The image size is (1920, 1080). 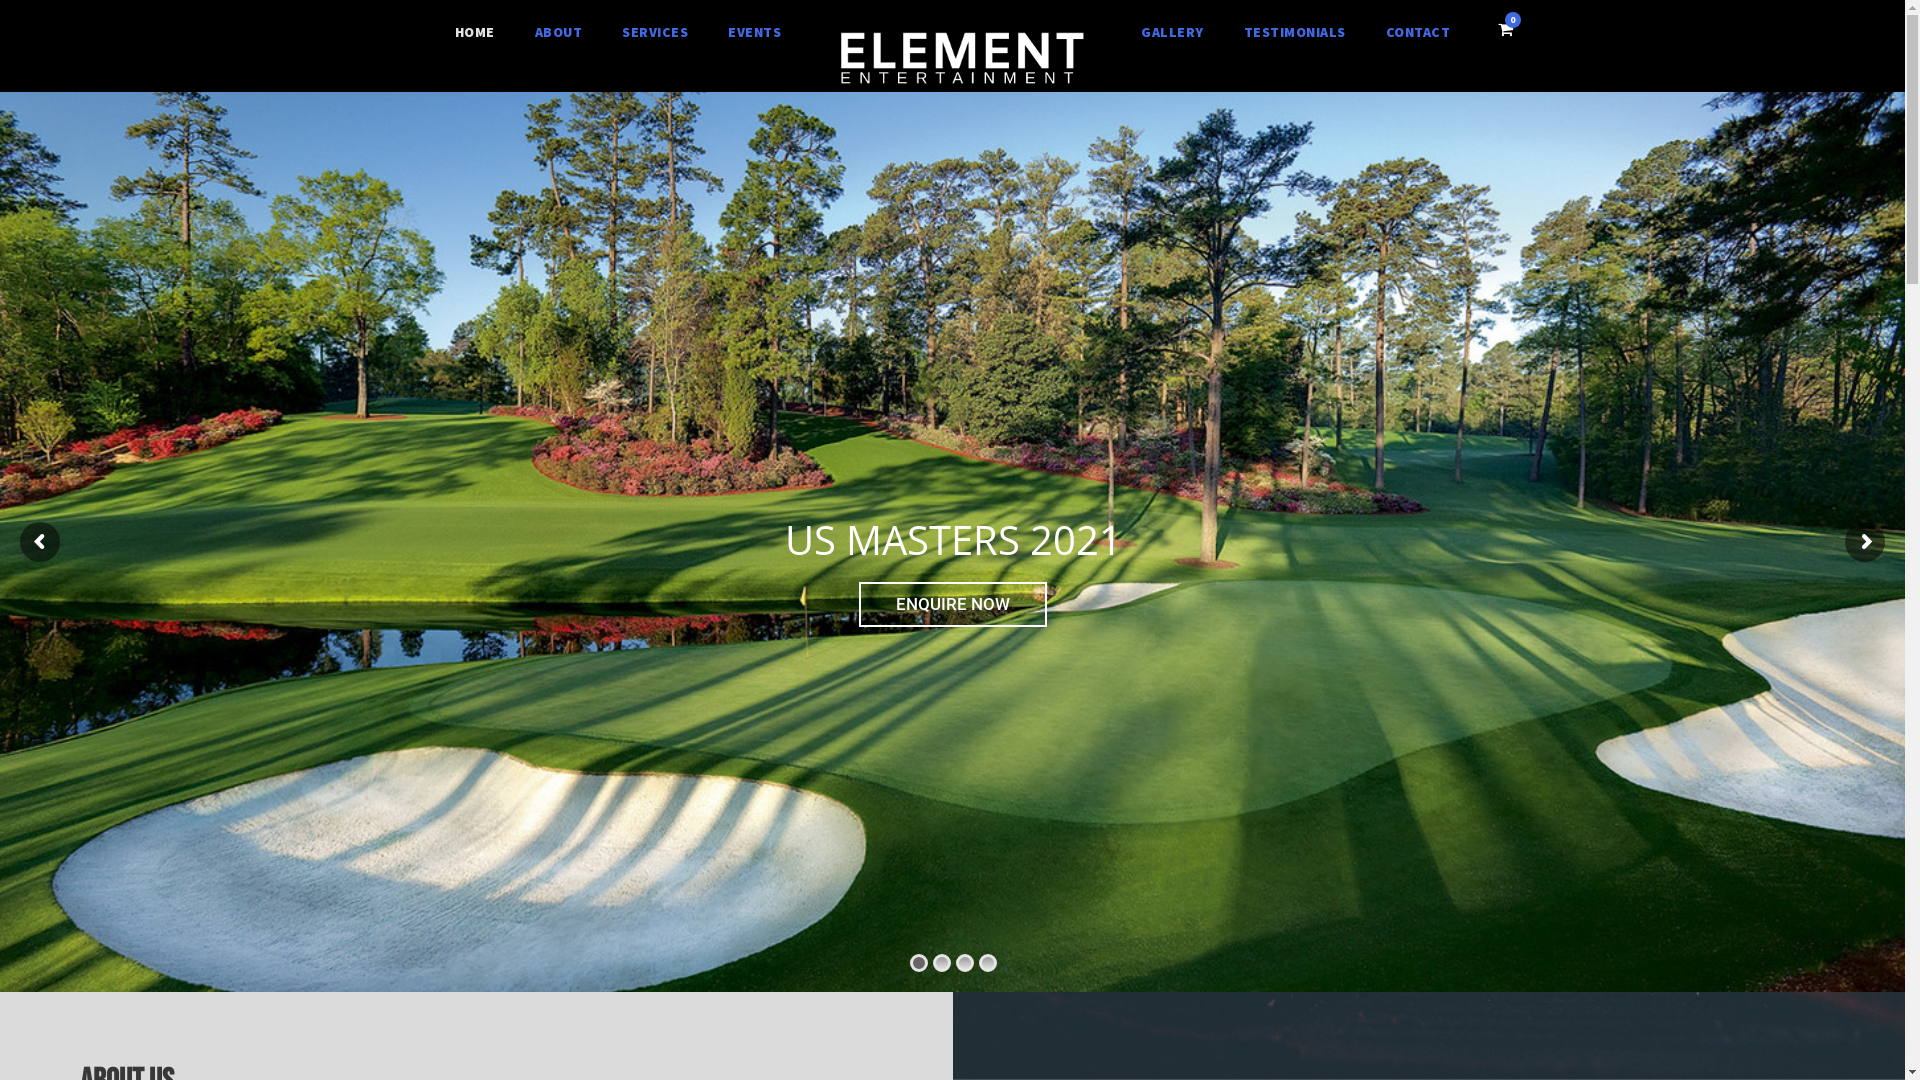 What do you see at coordinates (474, 33) in the screenshot?
I see `'HOME'` at bounding box center [474, 33].